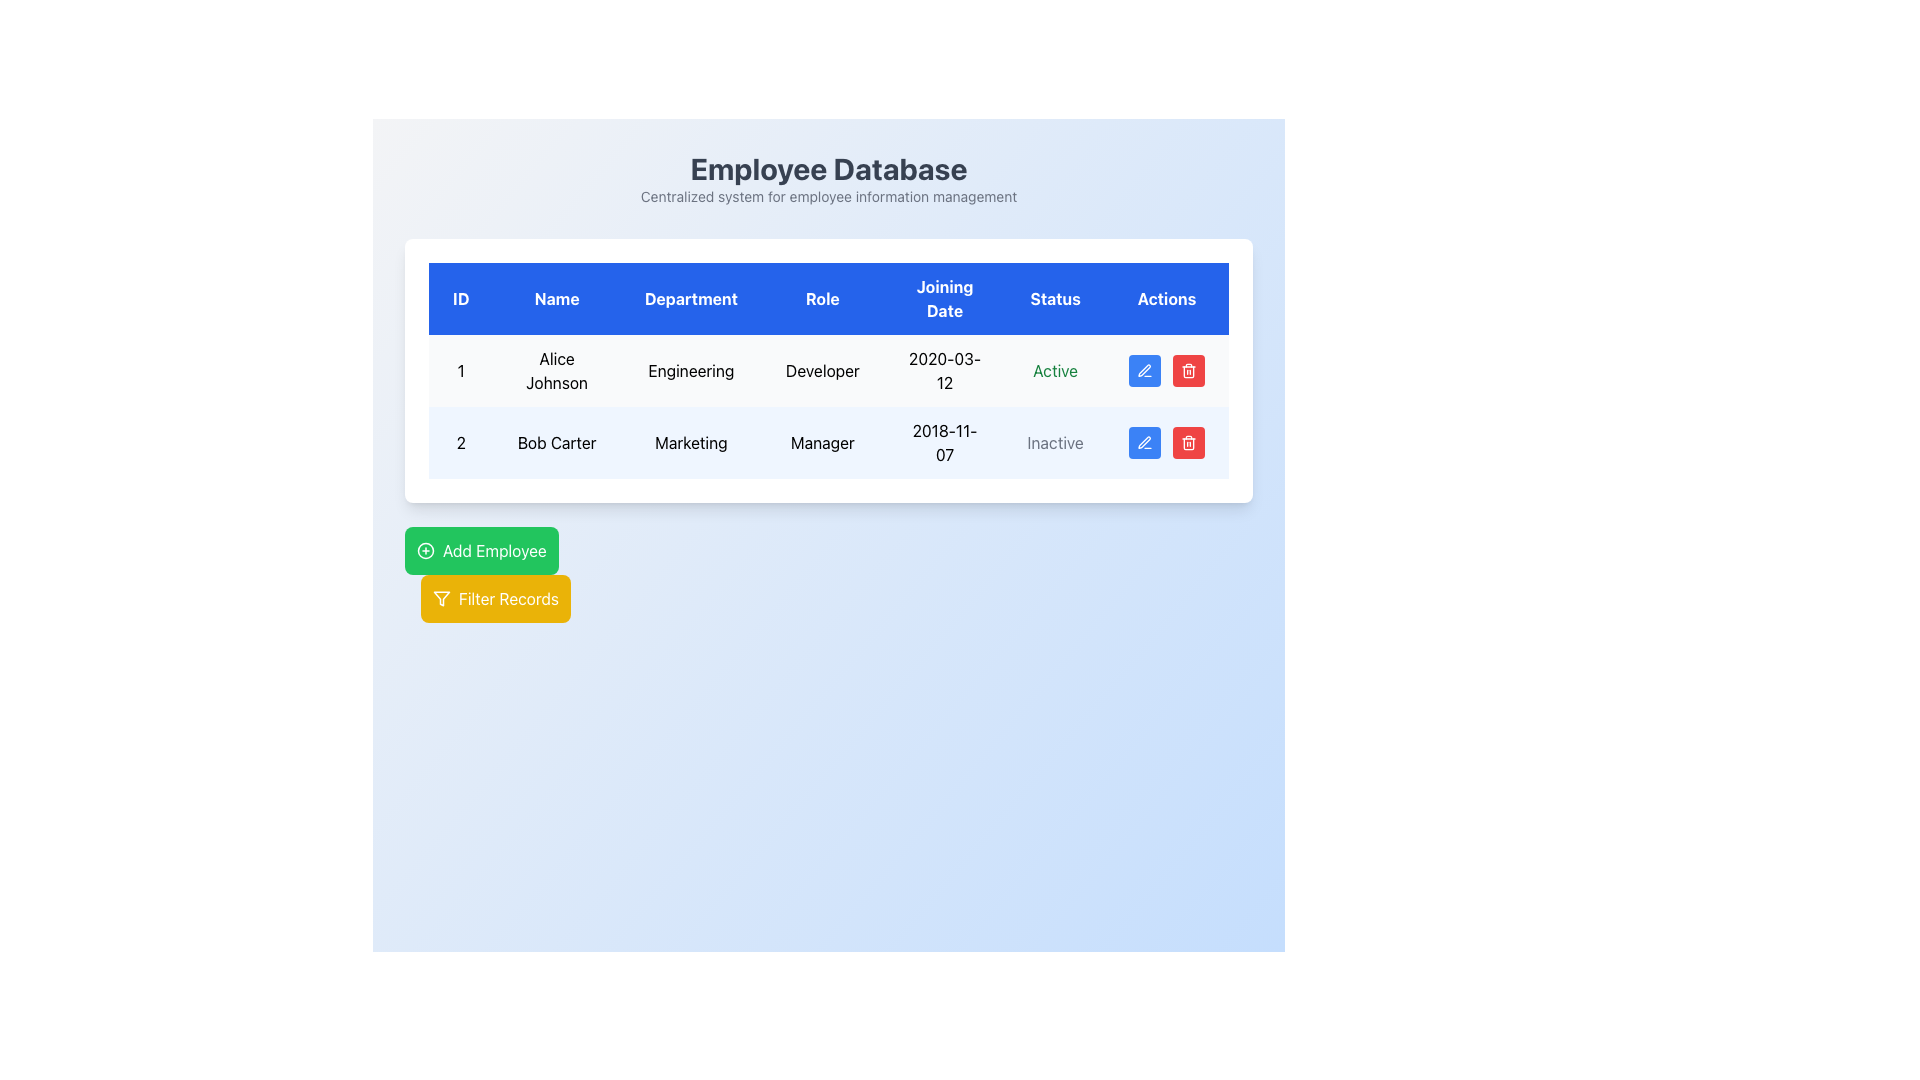  What do you see at coordinates (1144, 370) in the screenshot?
I see `the IconButton representing the edit functionality for user 'Alice Johnson' located in the 'Actions' column of the user table` at bounding box center [1144, 370].